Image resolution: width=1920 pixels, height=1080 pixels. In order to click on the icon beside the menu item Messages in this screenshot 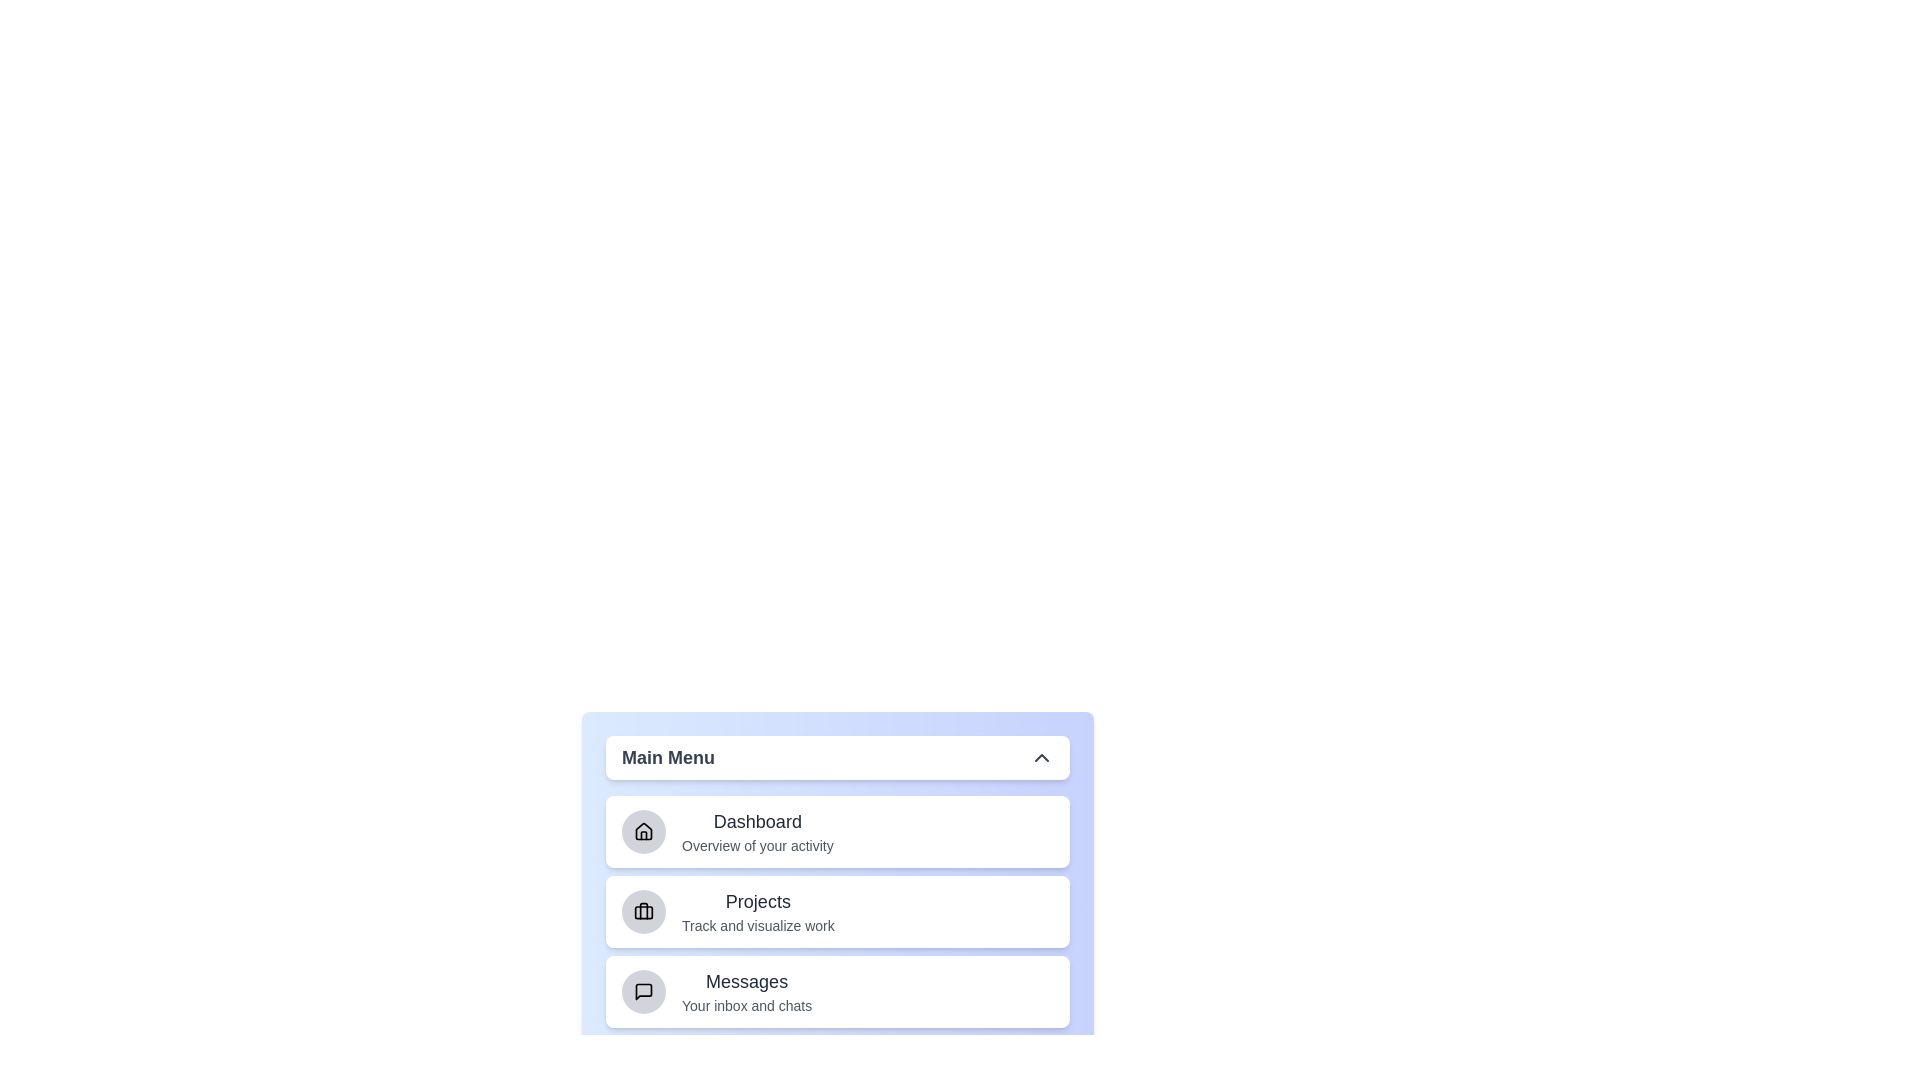, I will do `click(643, 991)`.